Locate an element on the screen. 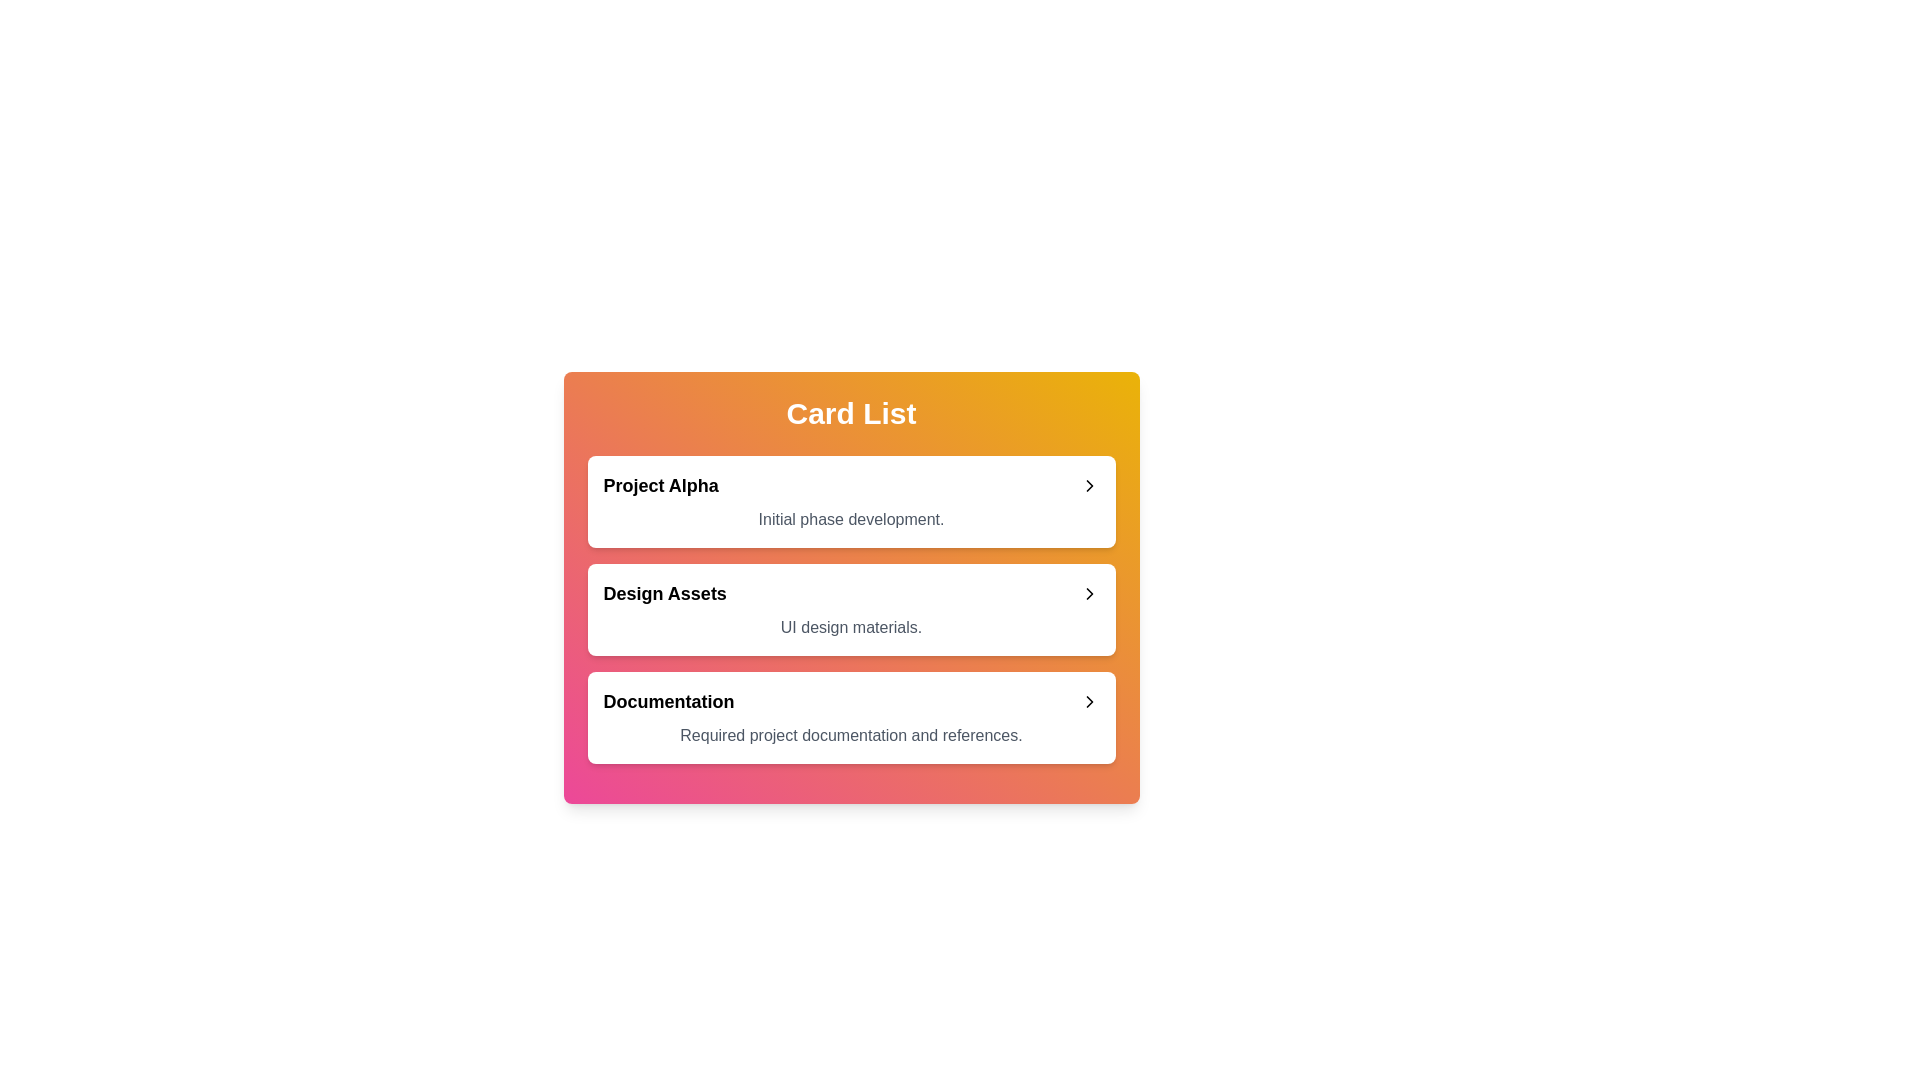 This screenshot has height=1080, width=1920. the card titled Documentation to expand and read its description is located at coordinates (851, 716).